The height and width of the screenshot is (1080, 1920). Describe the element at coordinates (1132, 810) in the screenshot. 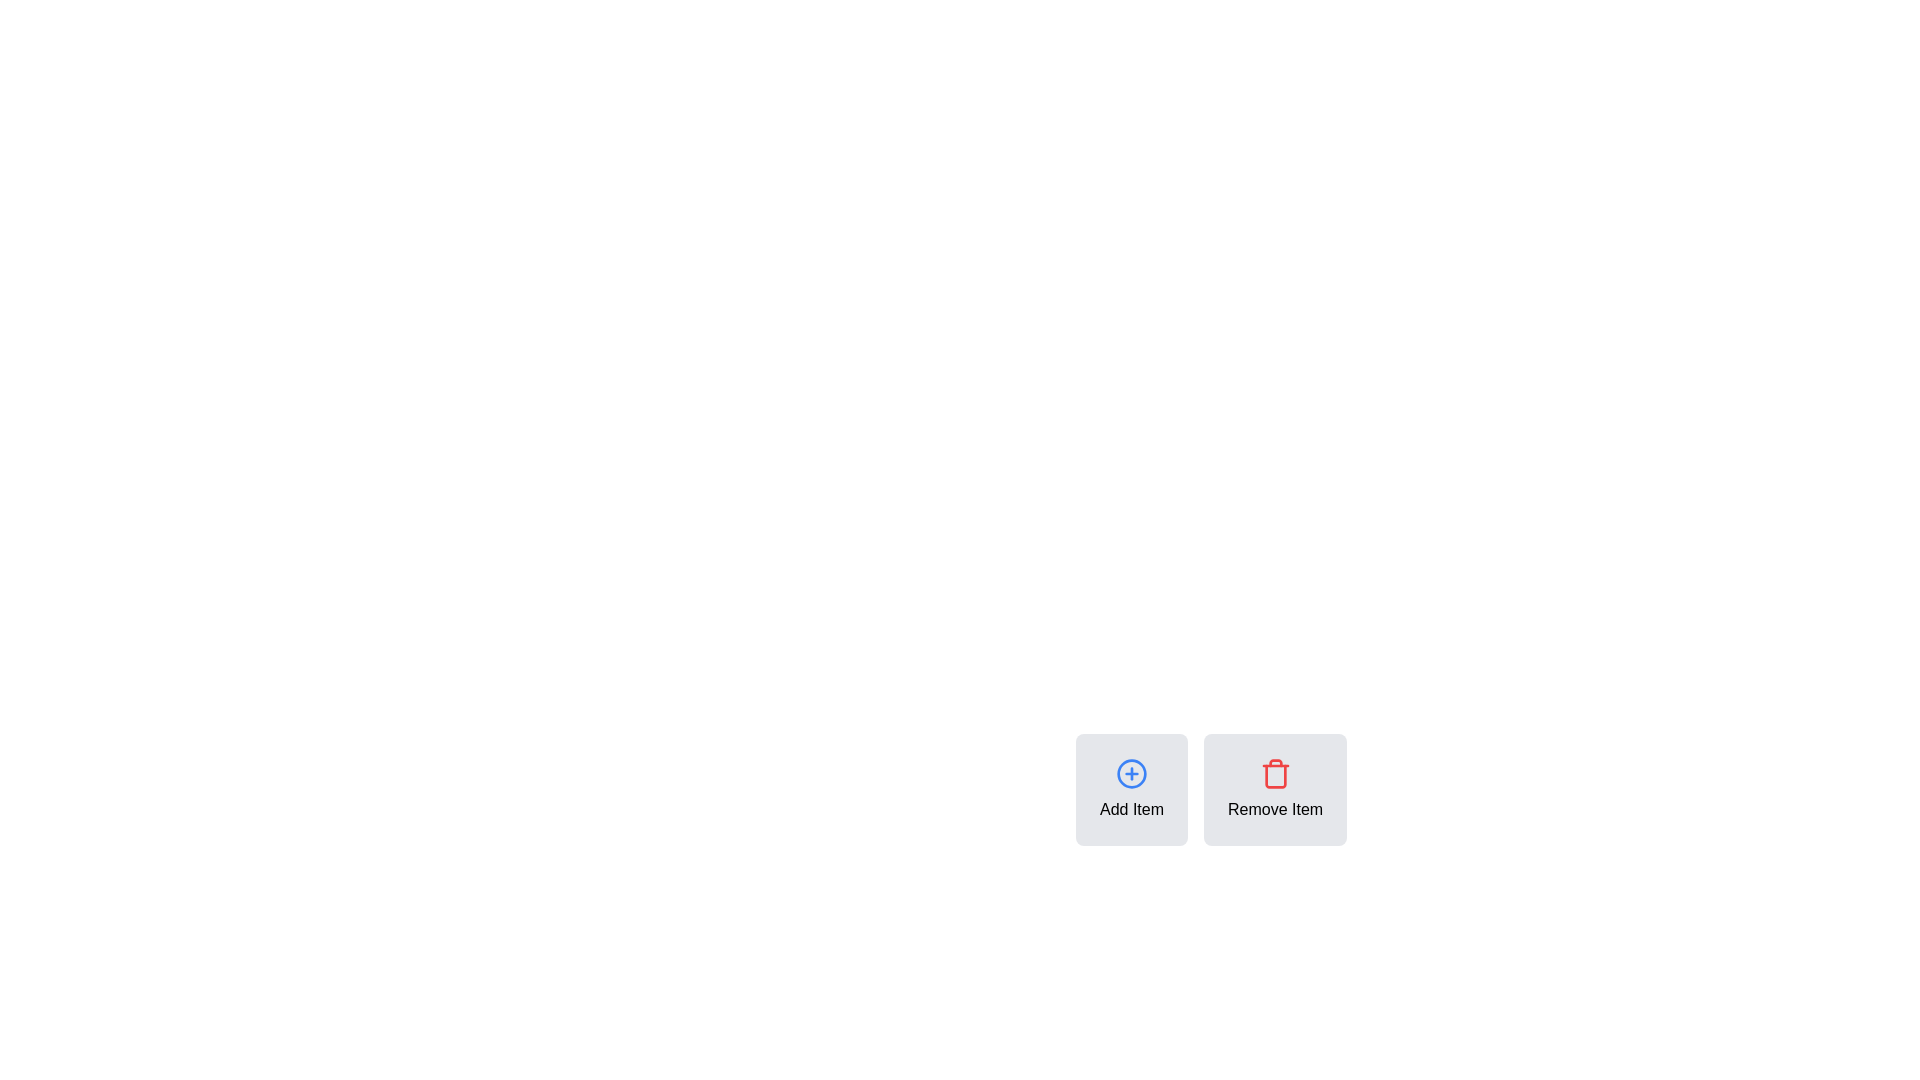

I see `the 'Add Item' text label that provides context for the blue circular icon above it` at that location.